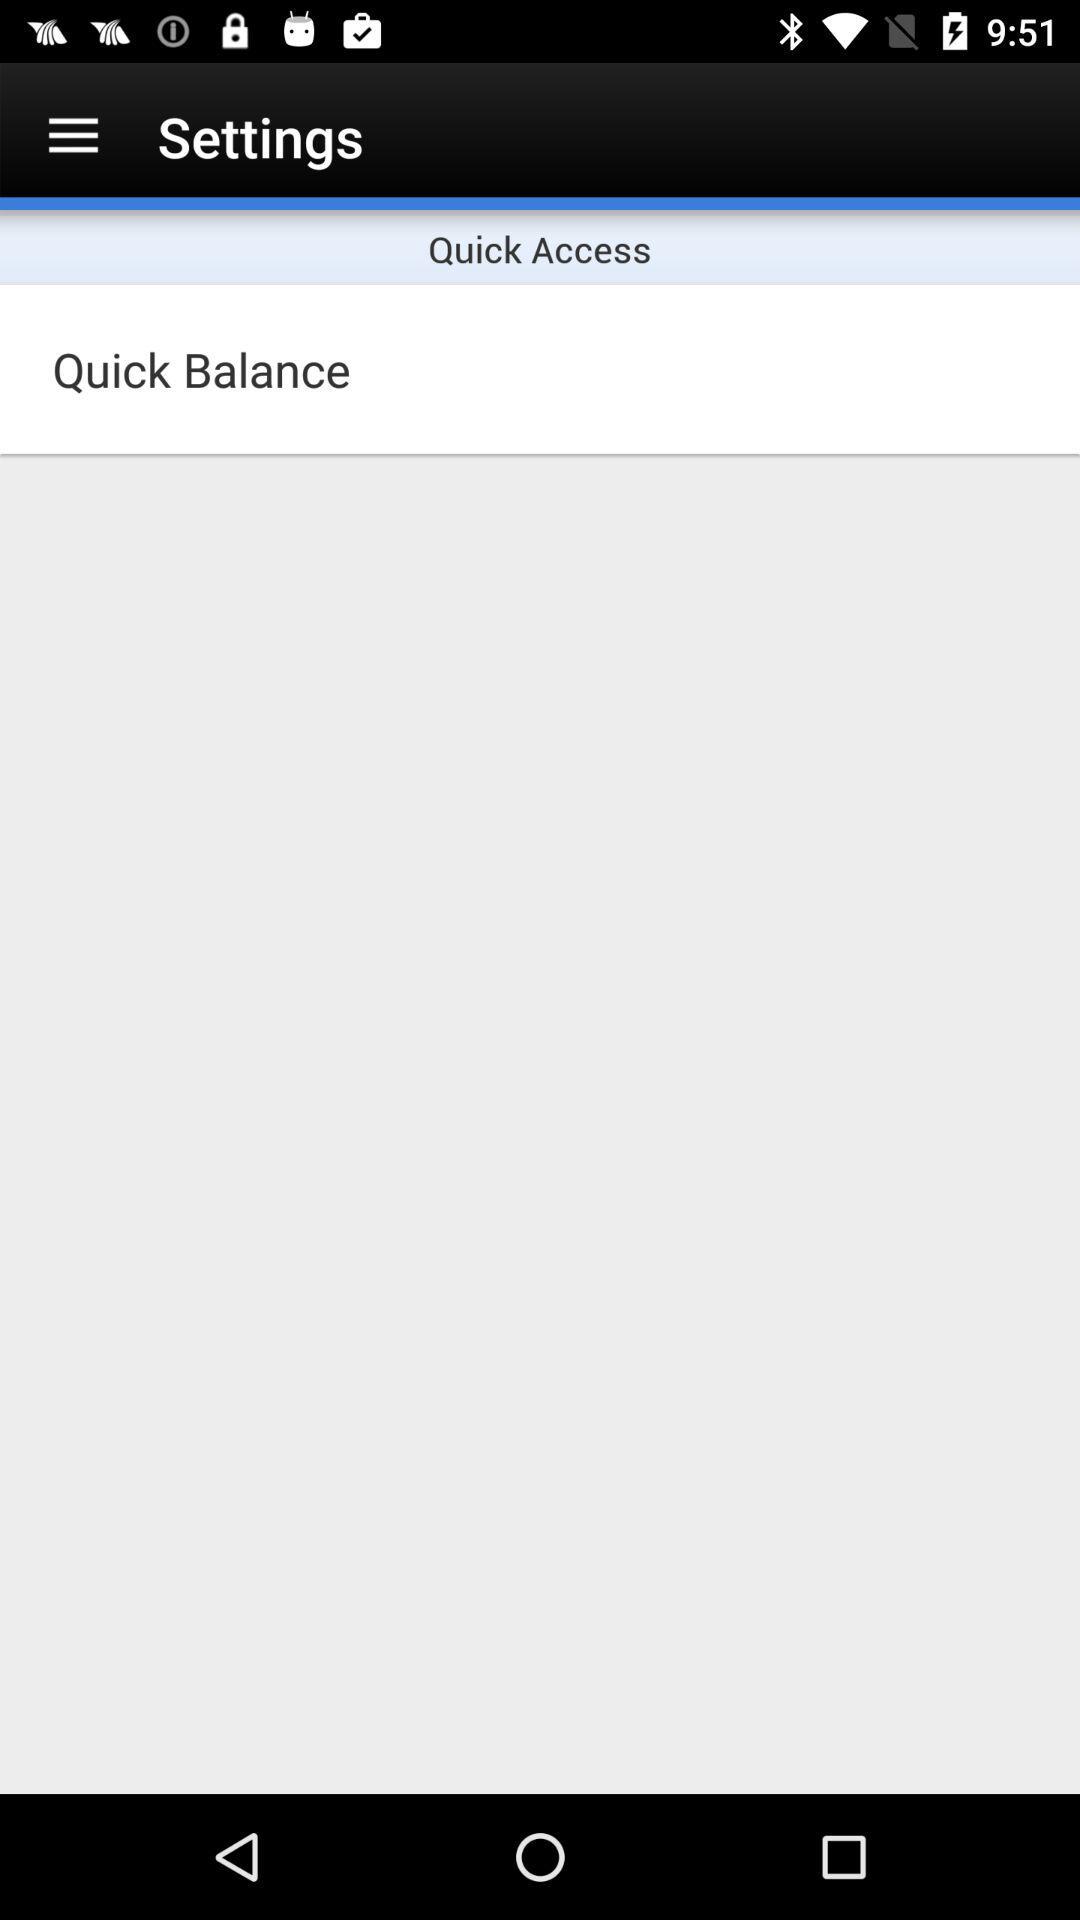 The image size is (1080, 1920). What do you see at coordinates (72, 135) in the screenshot?
I see `app next to settings app` at bounding box center [72, 135].